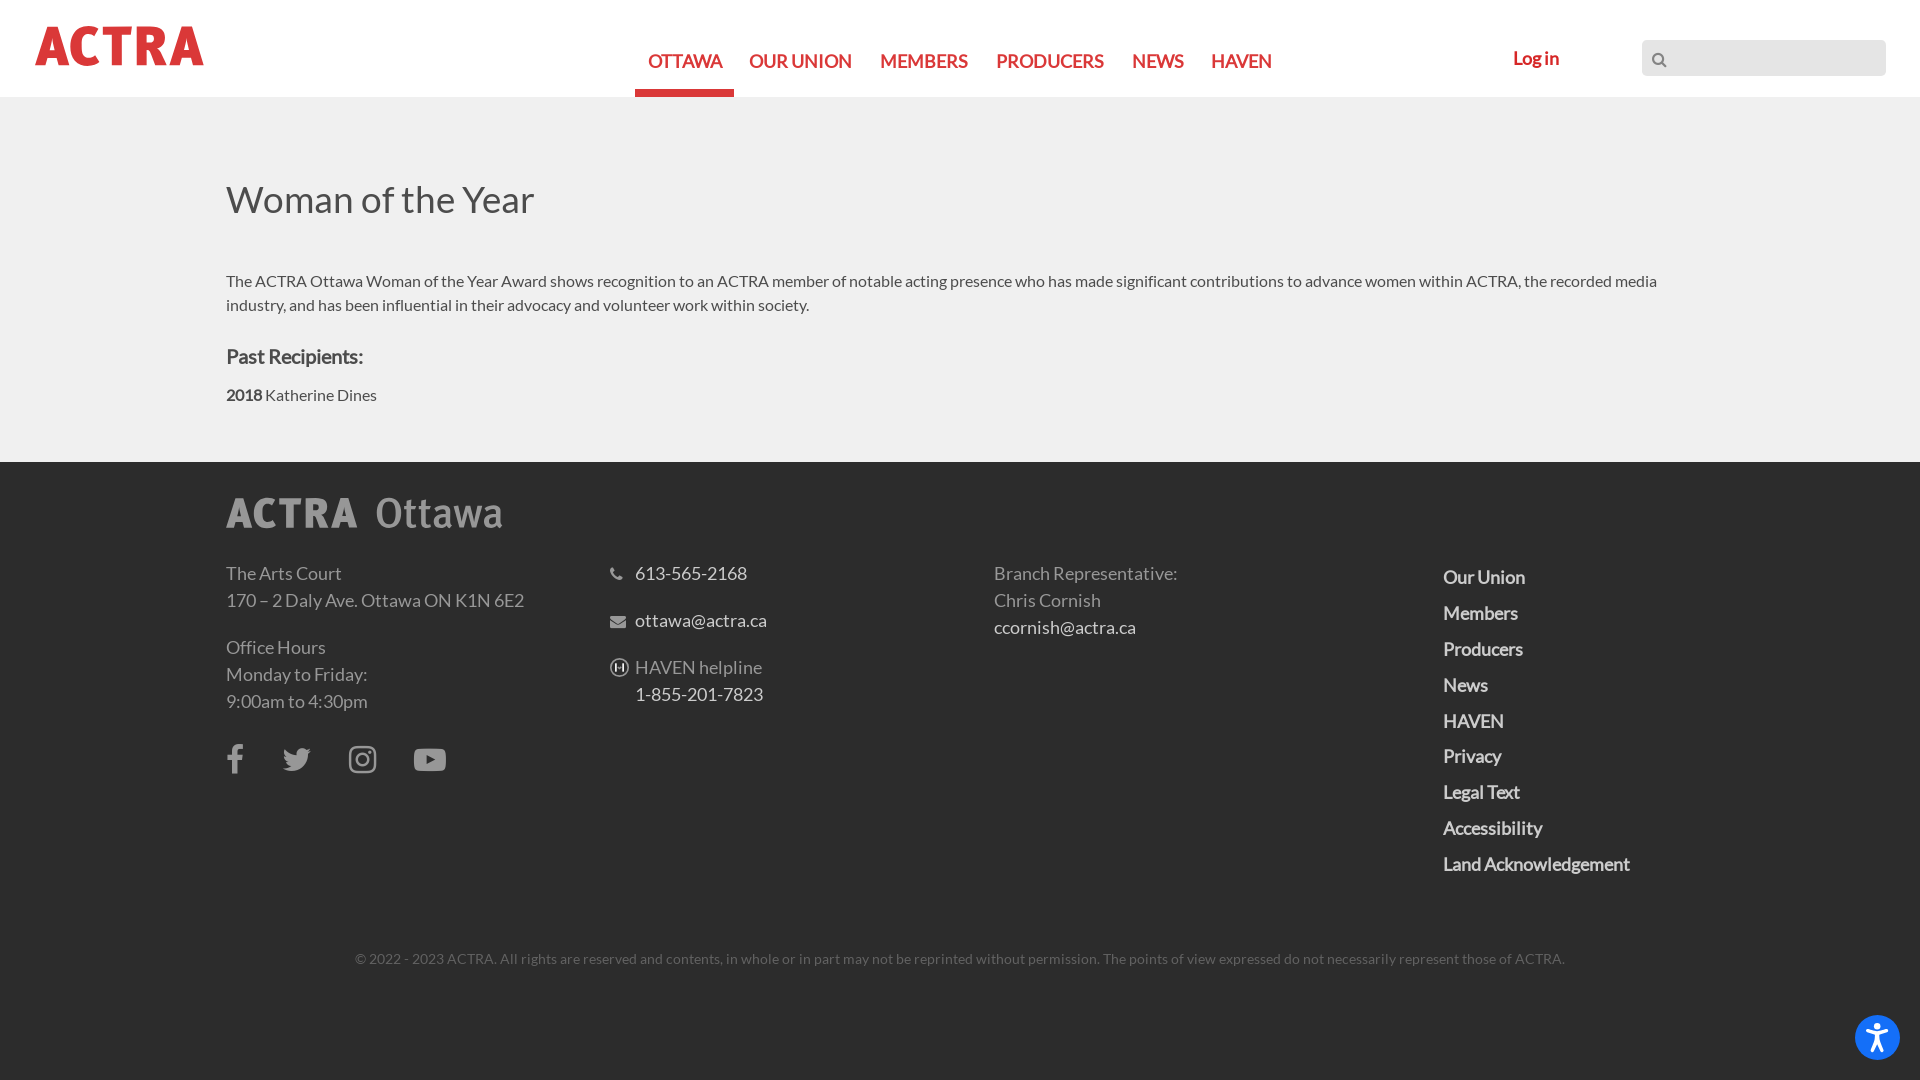  I want to click on 'Our Union', so click(1483, 577).